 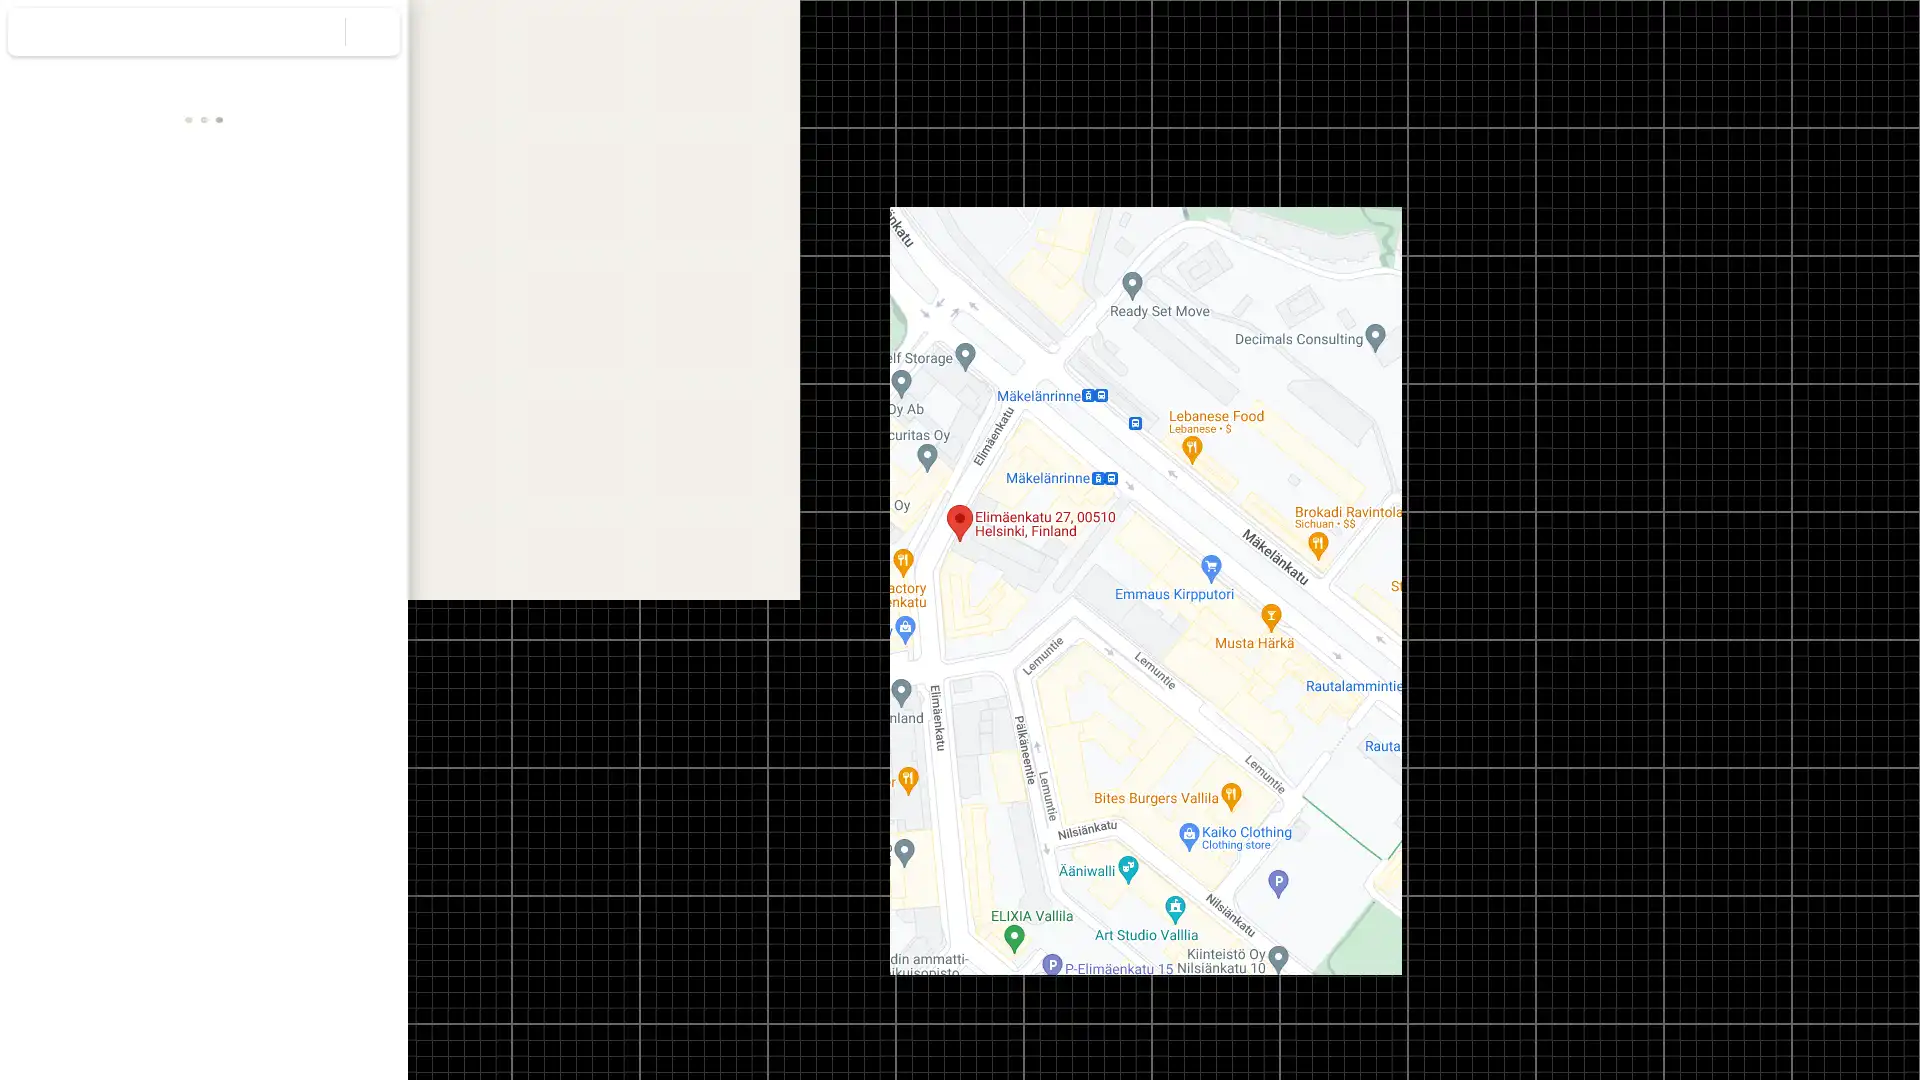 I want to click on Search nearby Elimaenkatu 27, so click(x=203, y=342).